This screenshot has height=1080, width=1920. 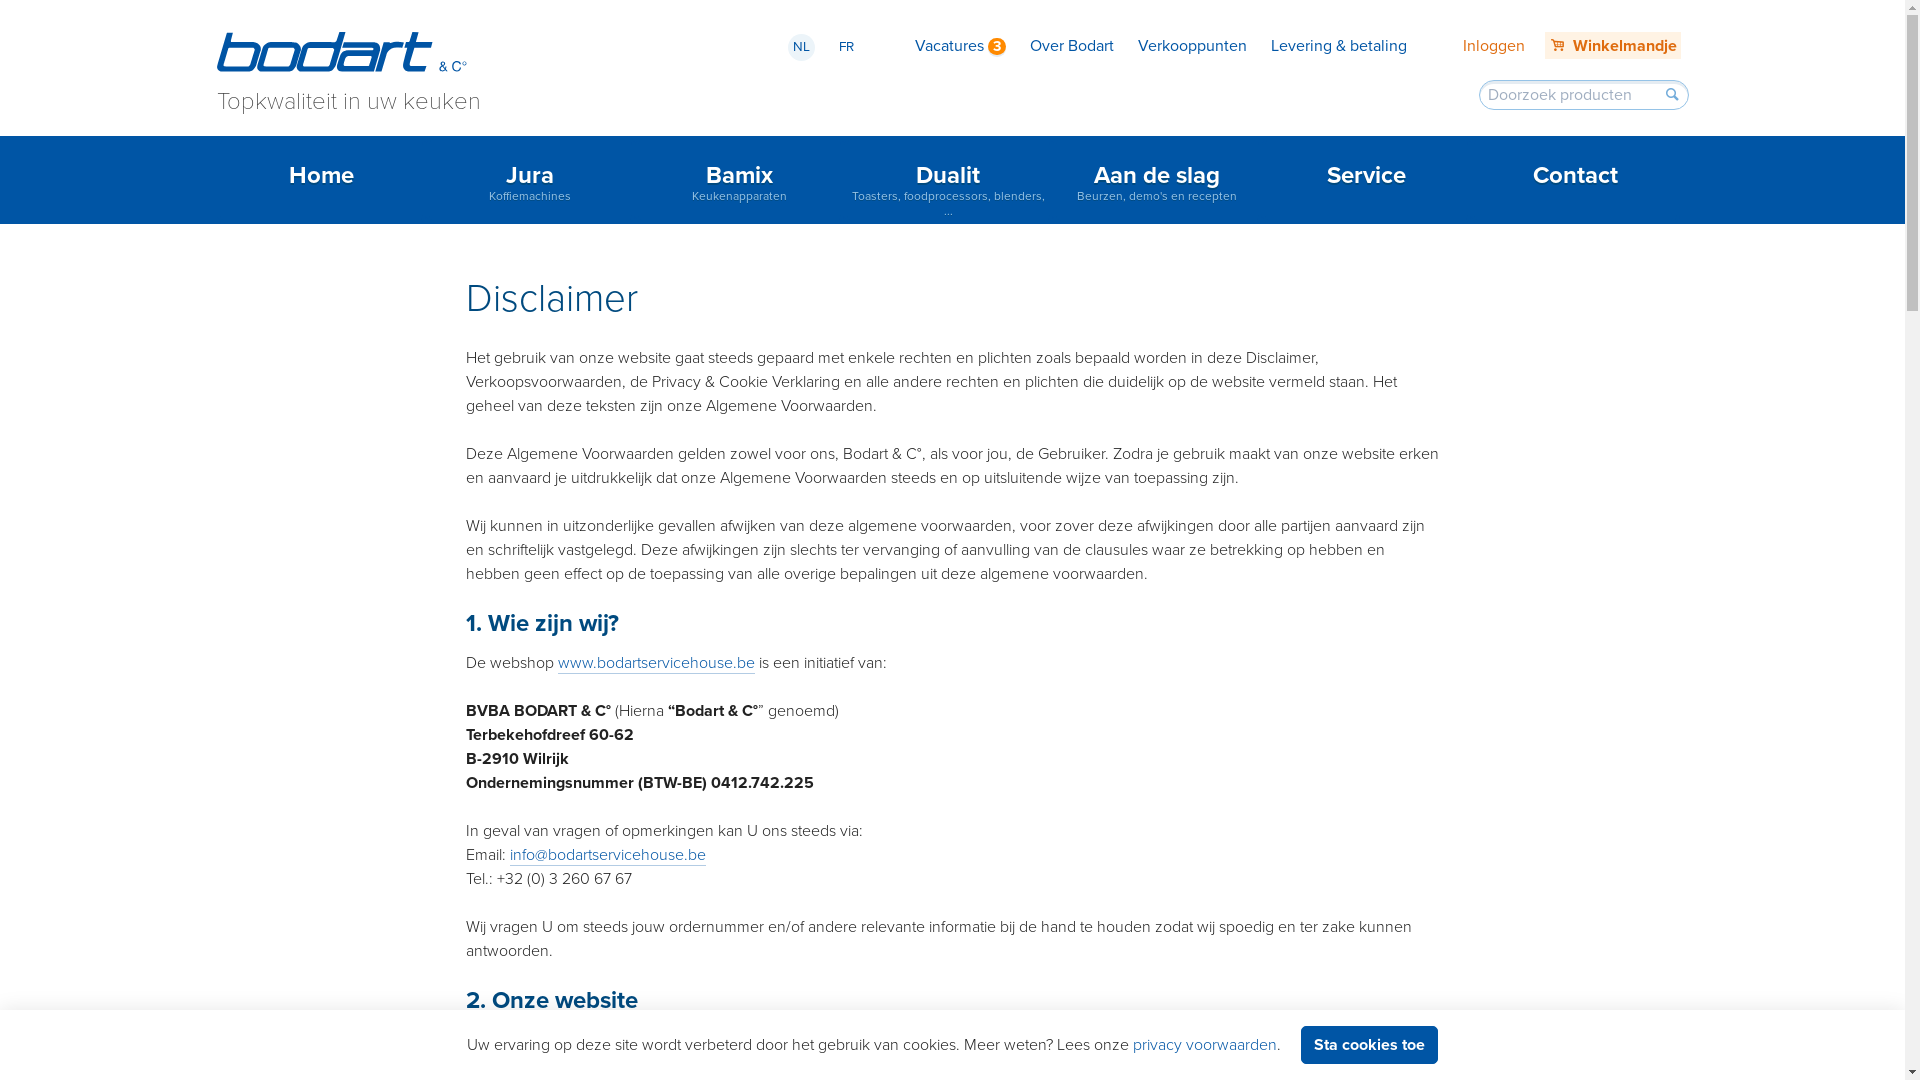 What do you see at coordinates (321, 180) in the screenshot?
I see `'Home'` at bounding box center [321, 180].